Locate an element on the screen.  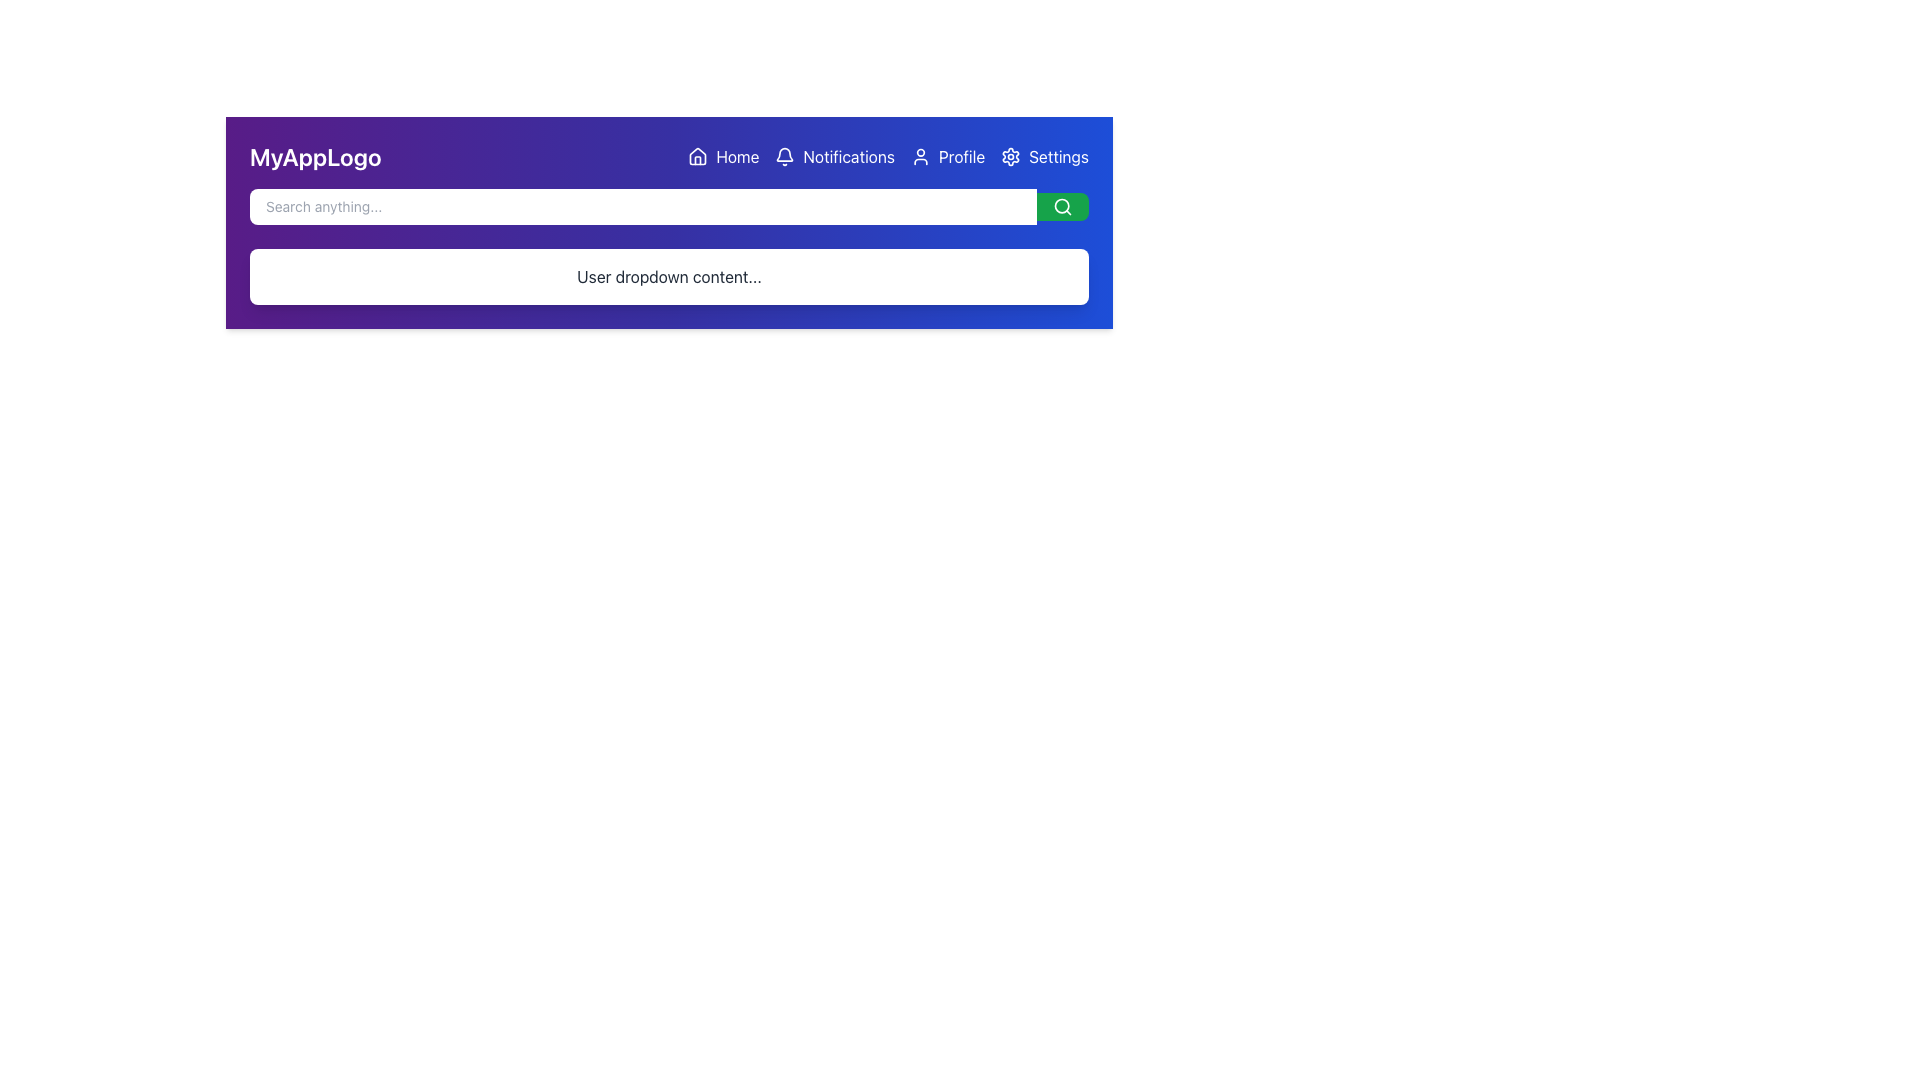
the search button located to the right of the search input field is located at coordinates (1061, 207).